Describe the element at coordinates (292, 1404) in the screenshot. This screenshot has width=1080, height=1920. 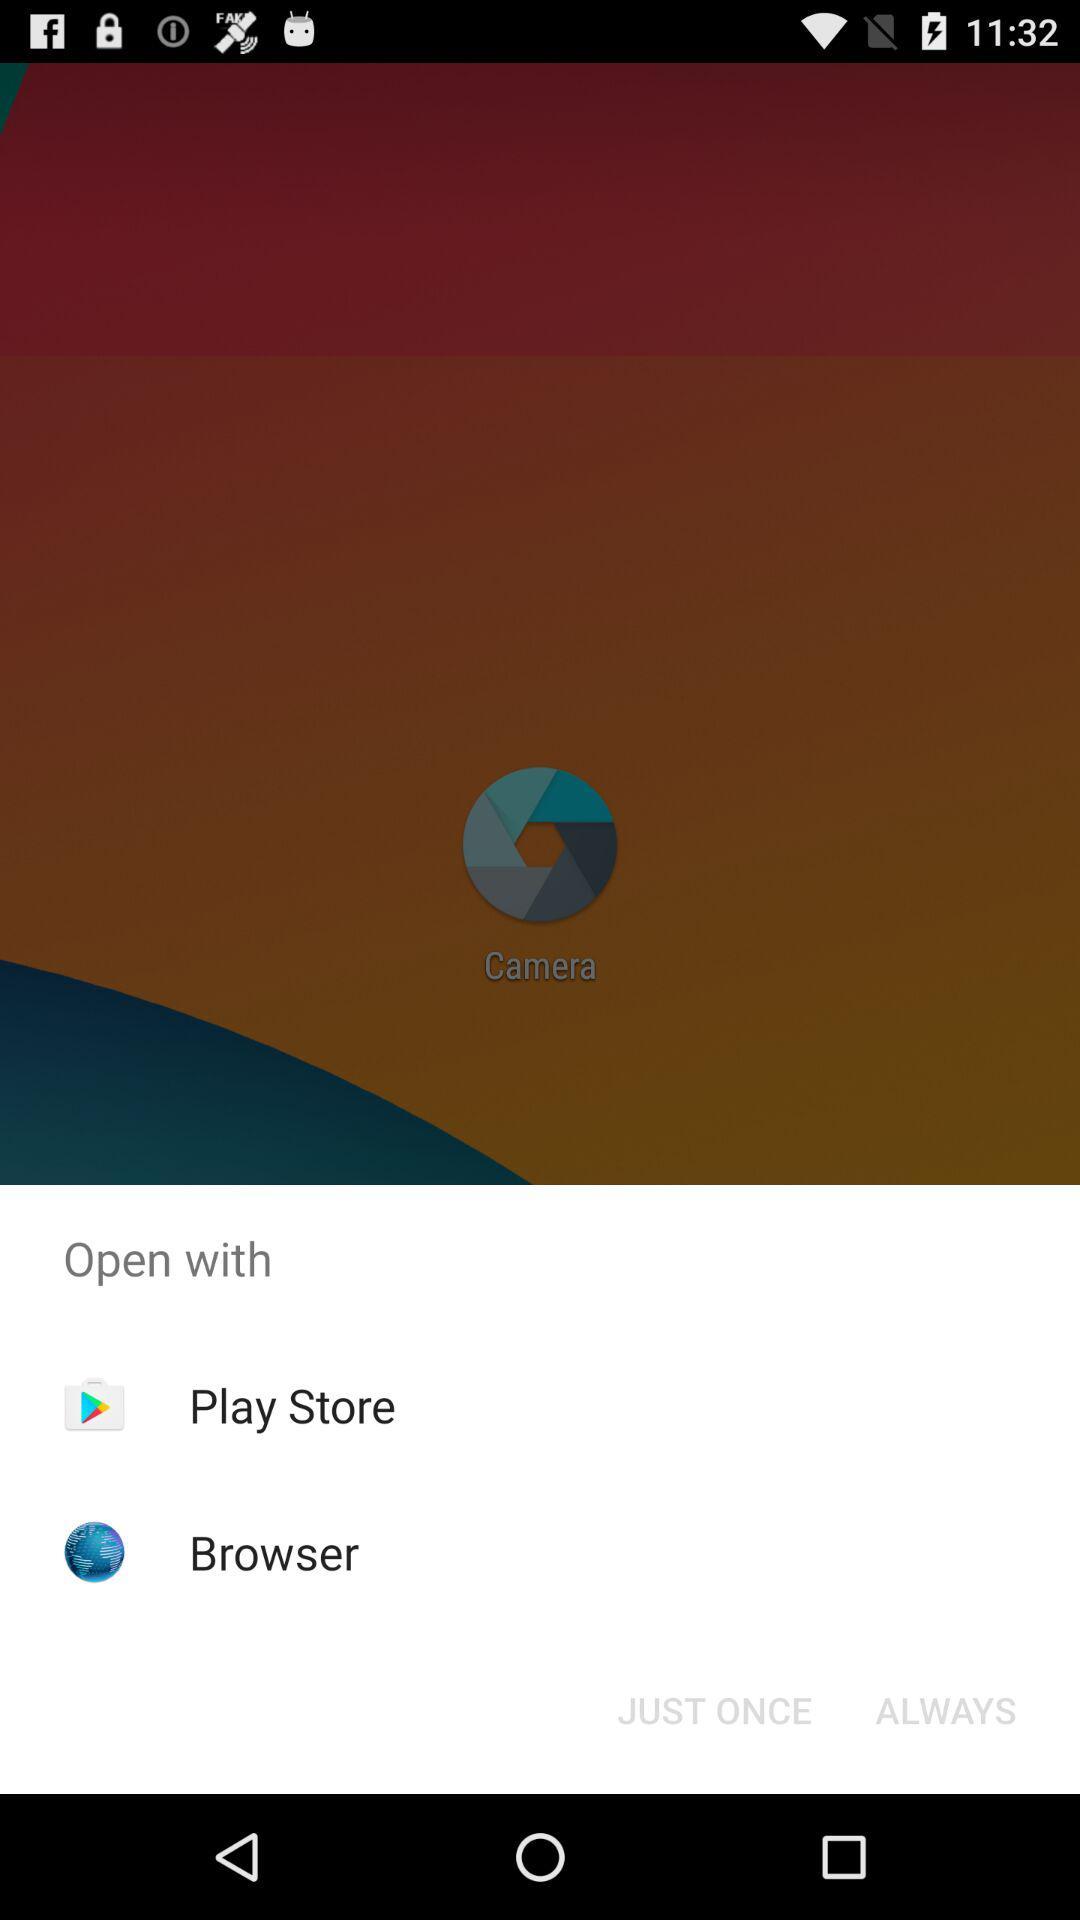
I see `the app above the browser app` at that location.